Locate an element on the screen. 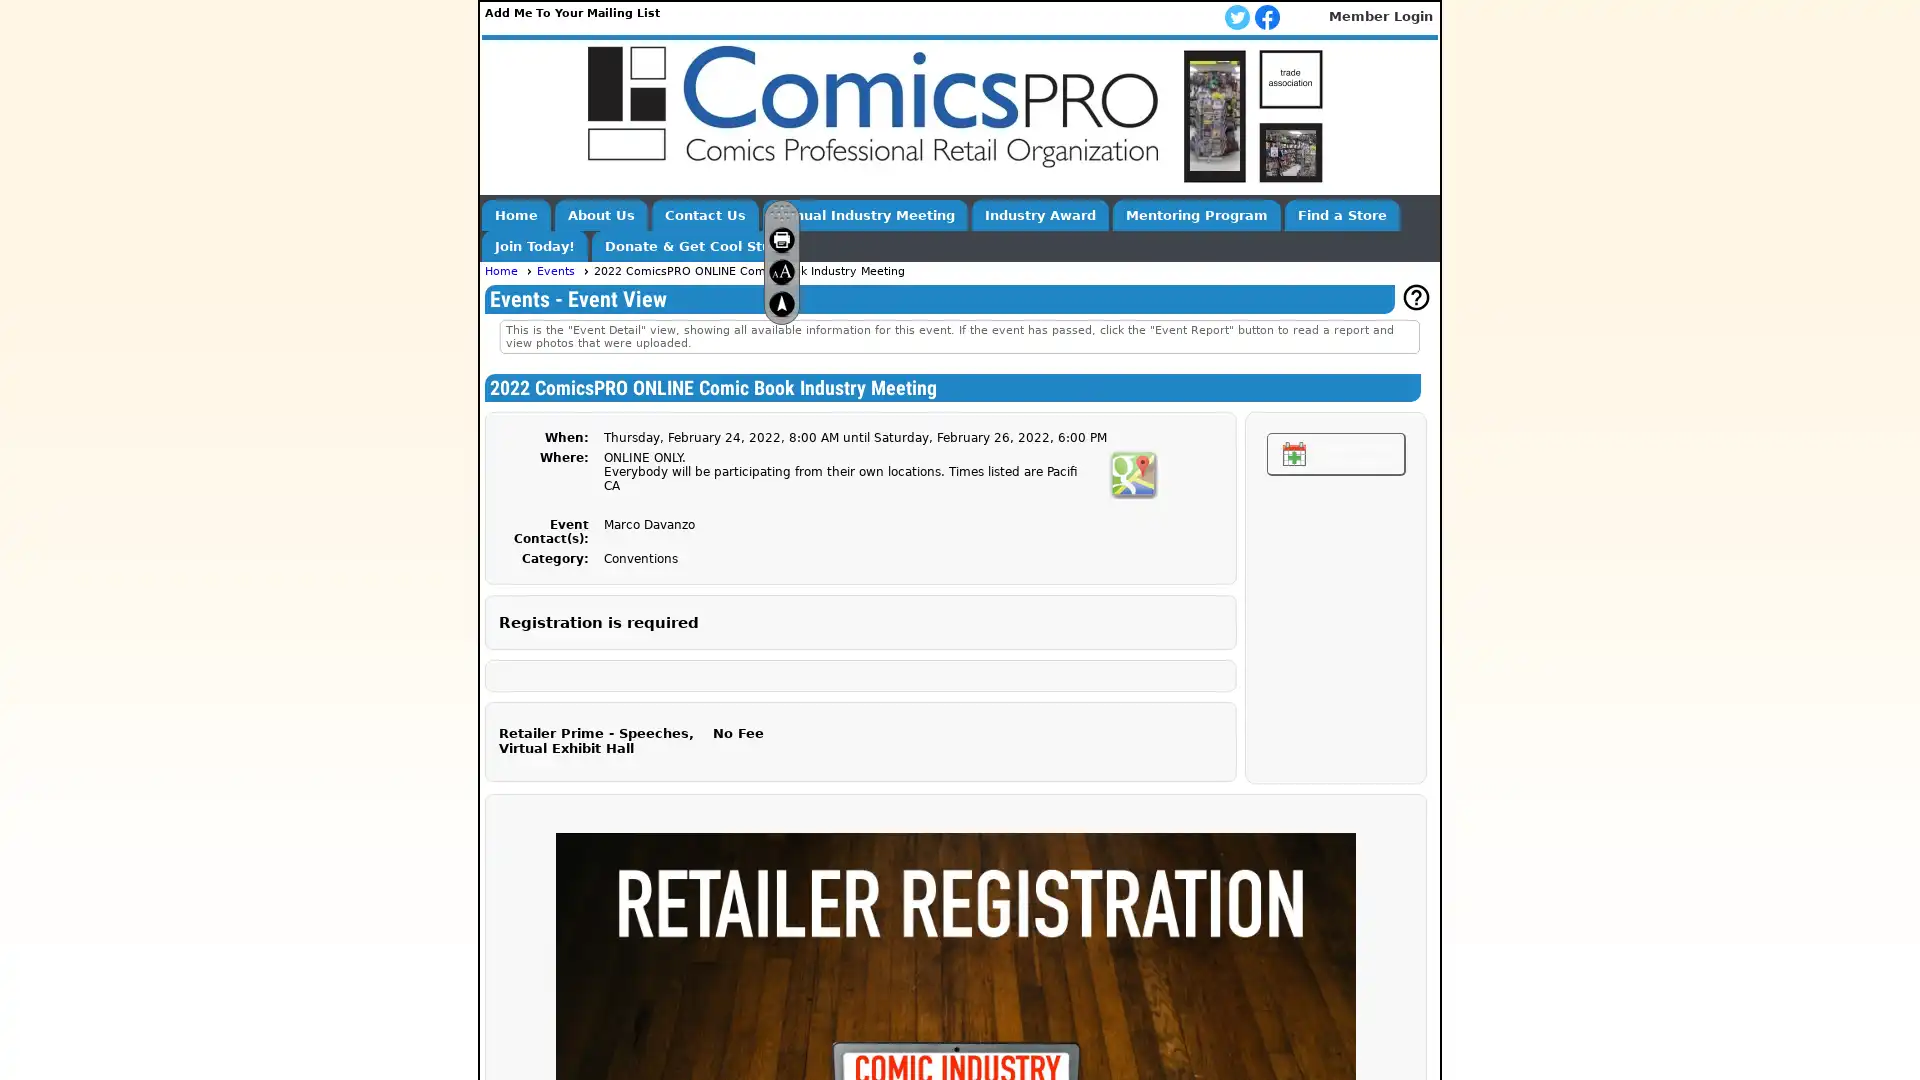  Add to my Calendar is located at coordinates (1335, 454).